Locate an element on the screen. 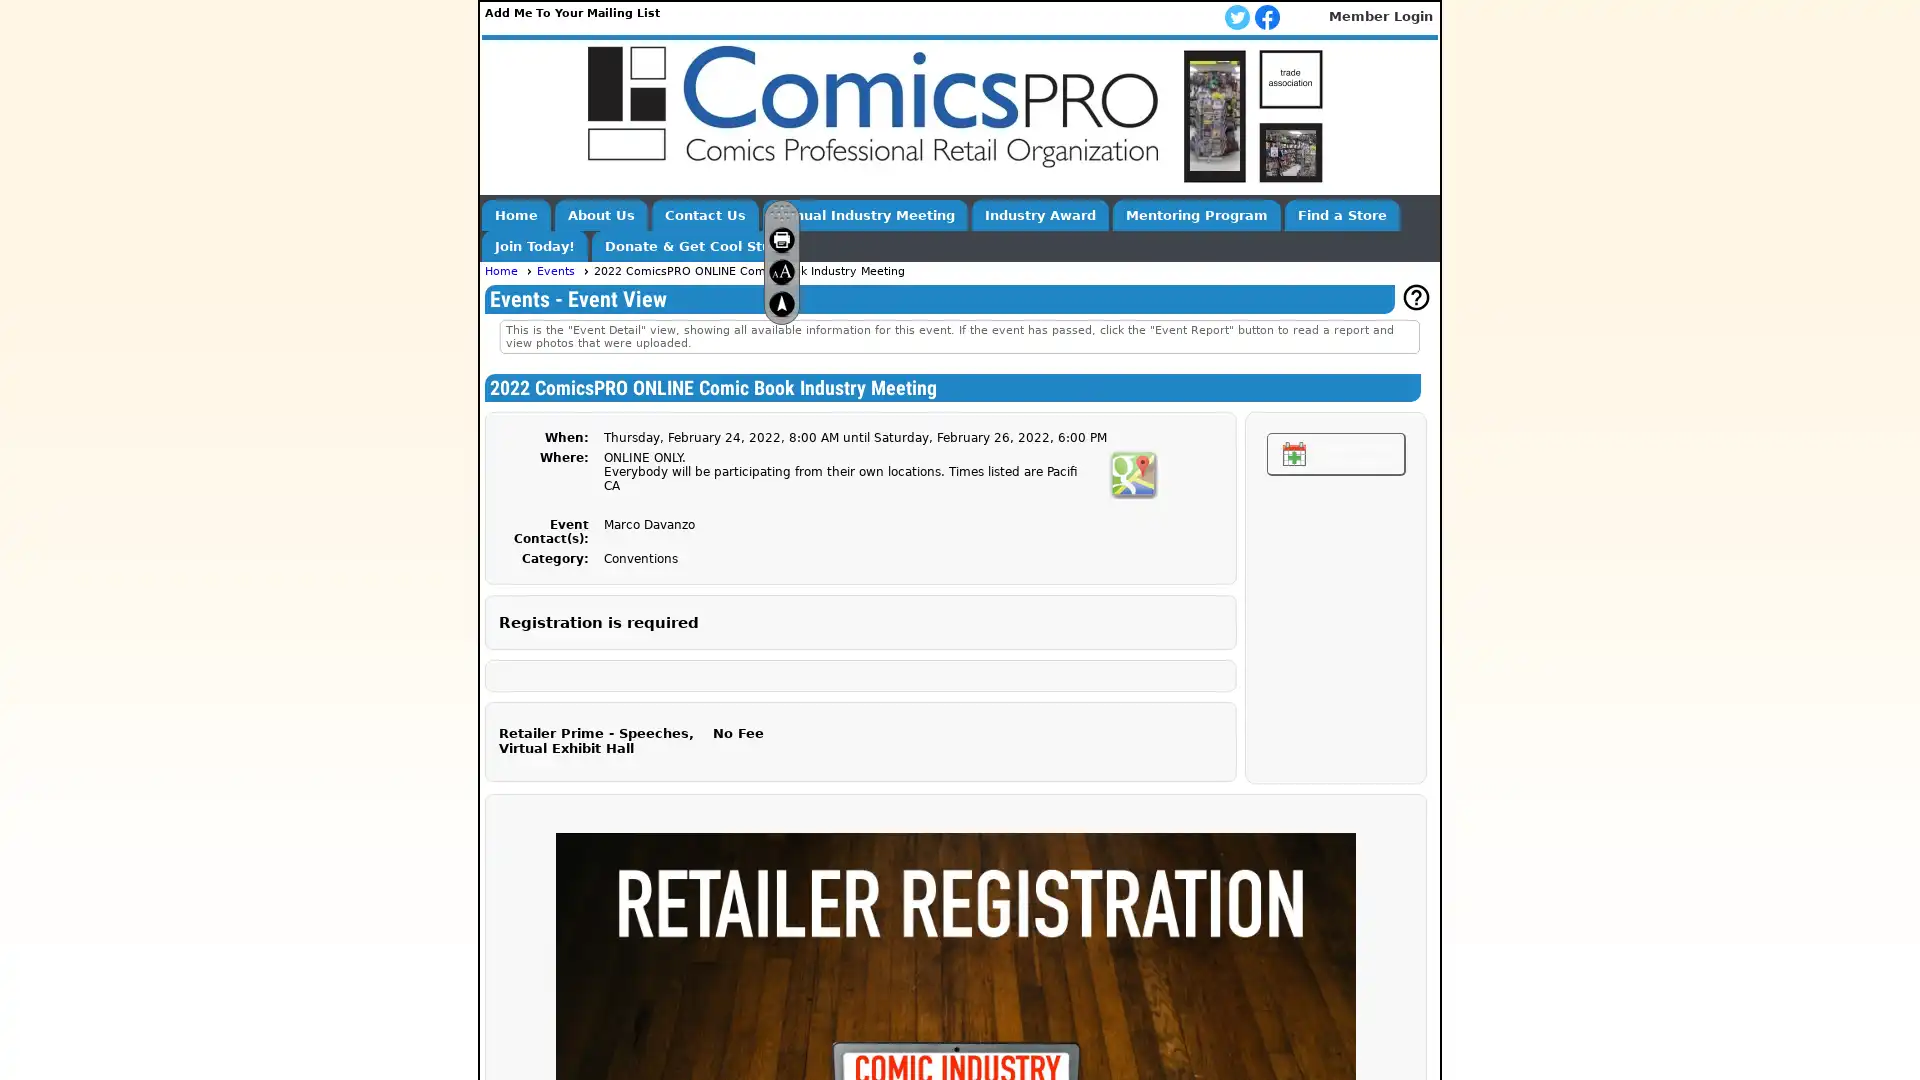  Add to my Calendar is located at coordinates (1335, 454).